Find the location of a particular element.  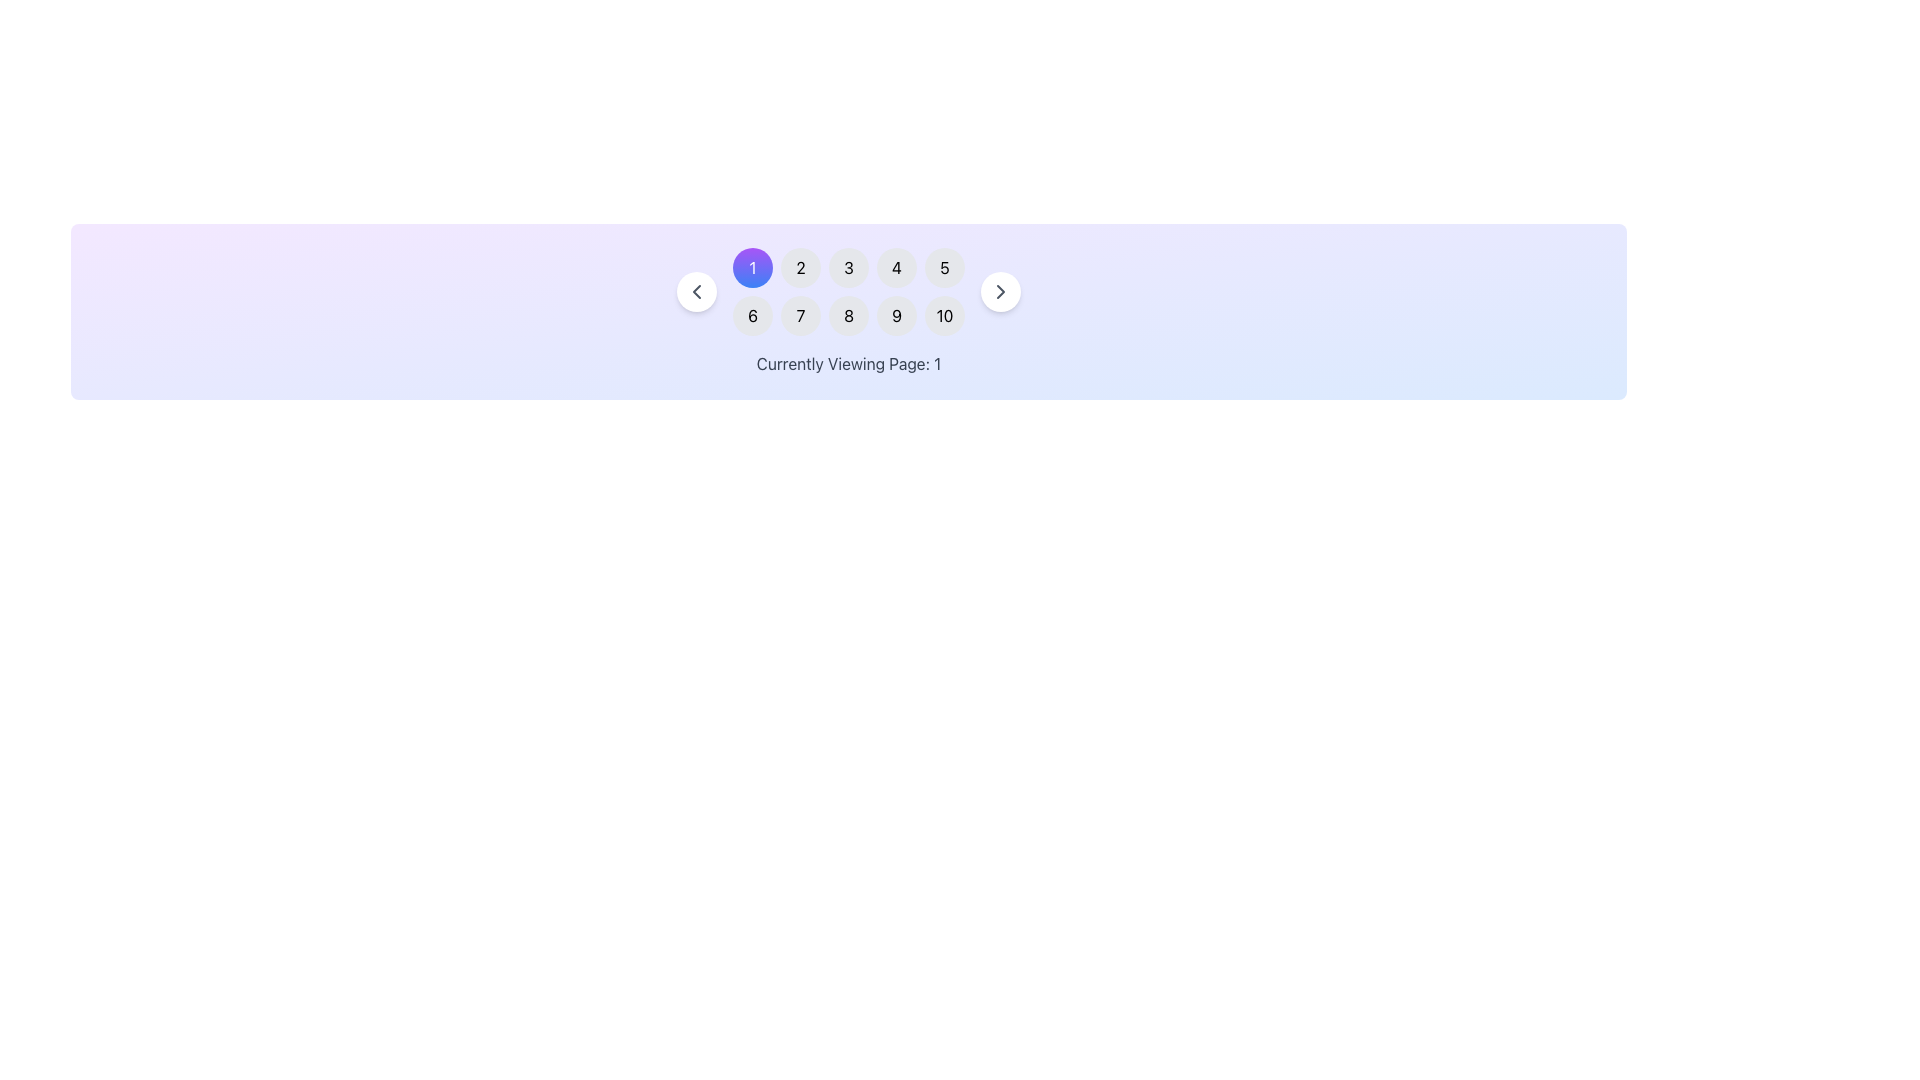

the circular button with a white background and a left-pointing chevron icon, located in the pagination area to the left of the numeric page buttons is located at coordinates (696, 292).